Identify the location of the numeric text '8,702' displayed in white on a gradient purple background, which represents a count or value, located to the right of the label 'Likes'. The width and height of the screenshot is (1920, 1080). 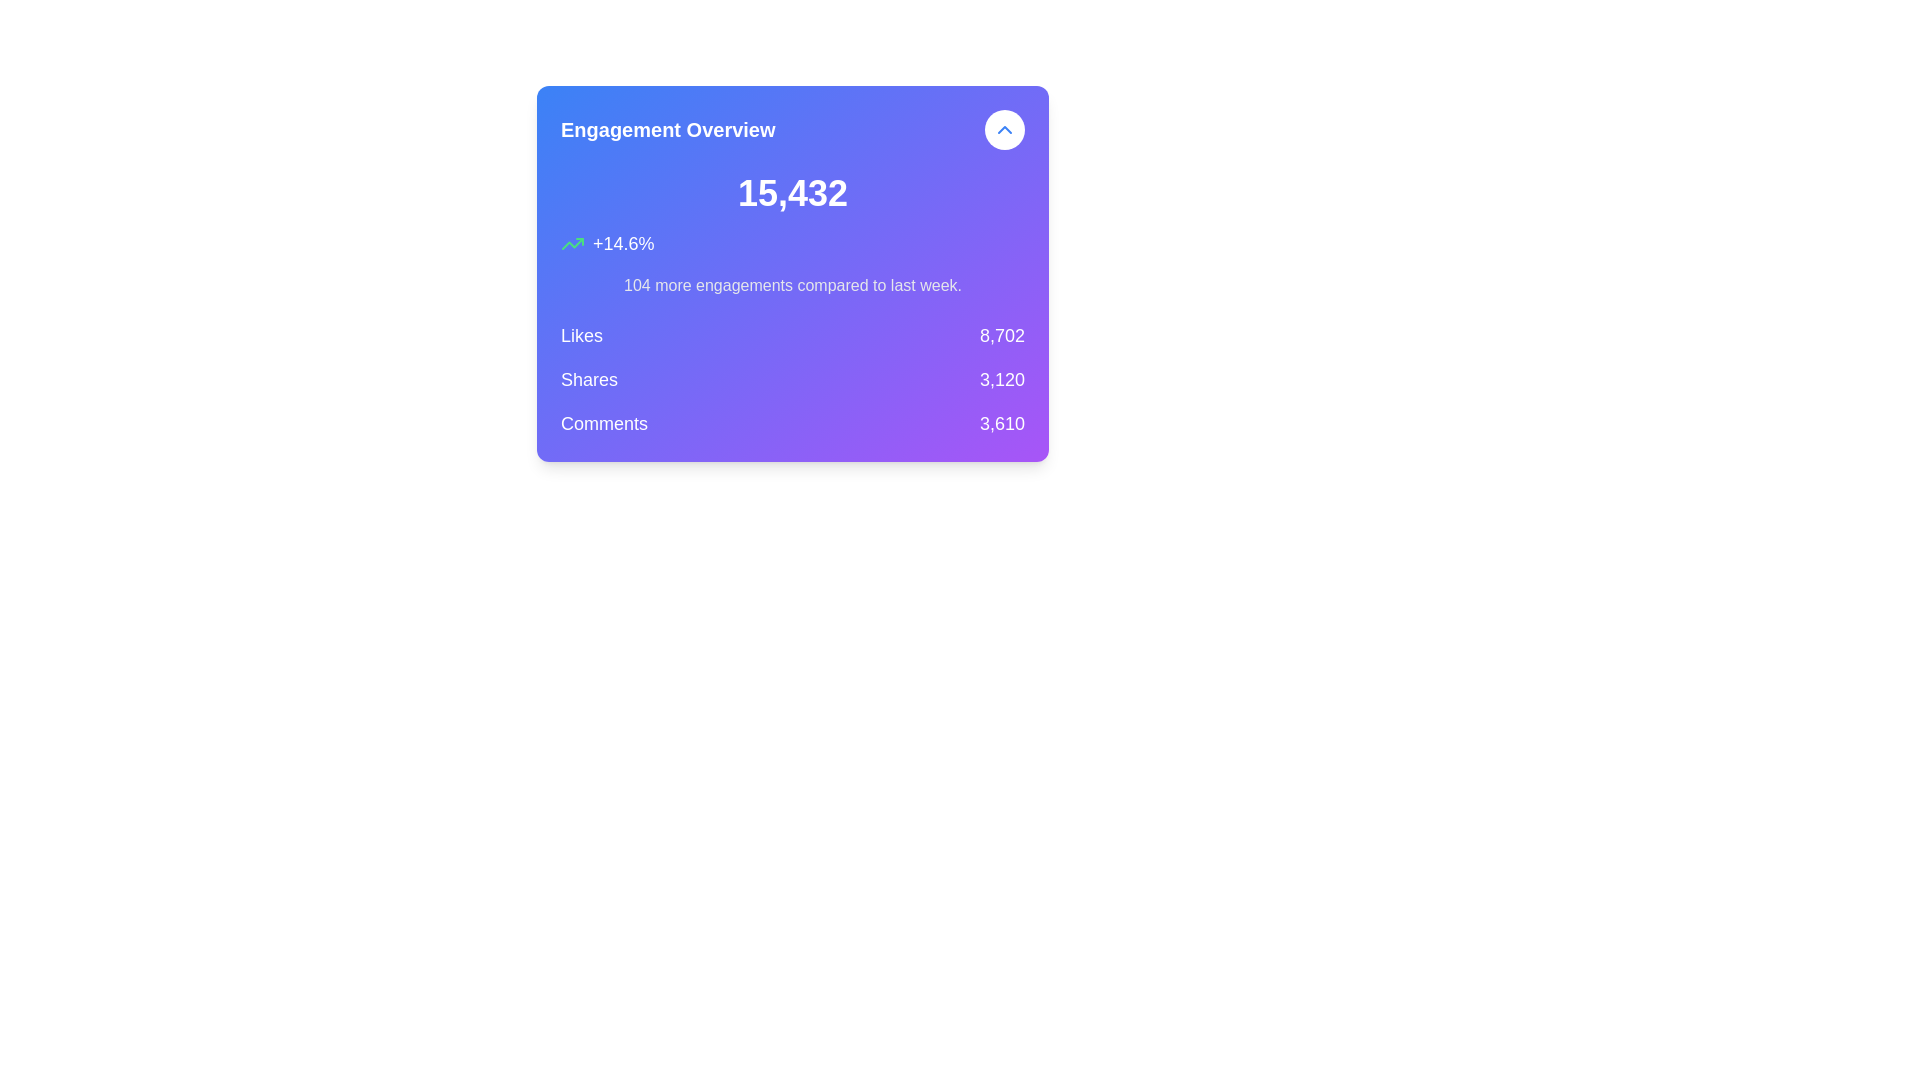
(1002, 334).